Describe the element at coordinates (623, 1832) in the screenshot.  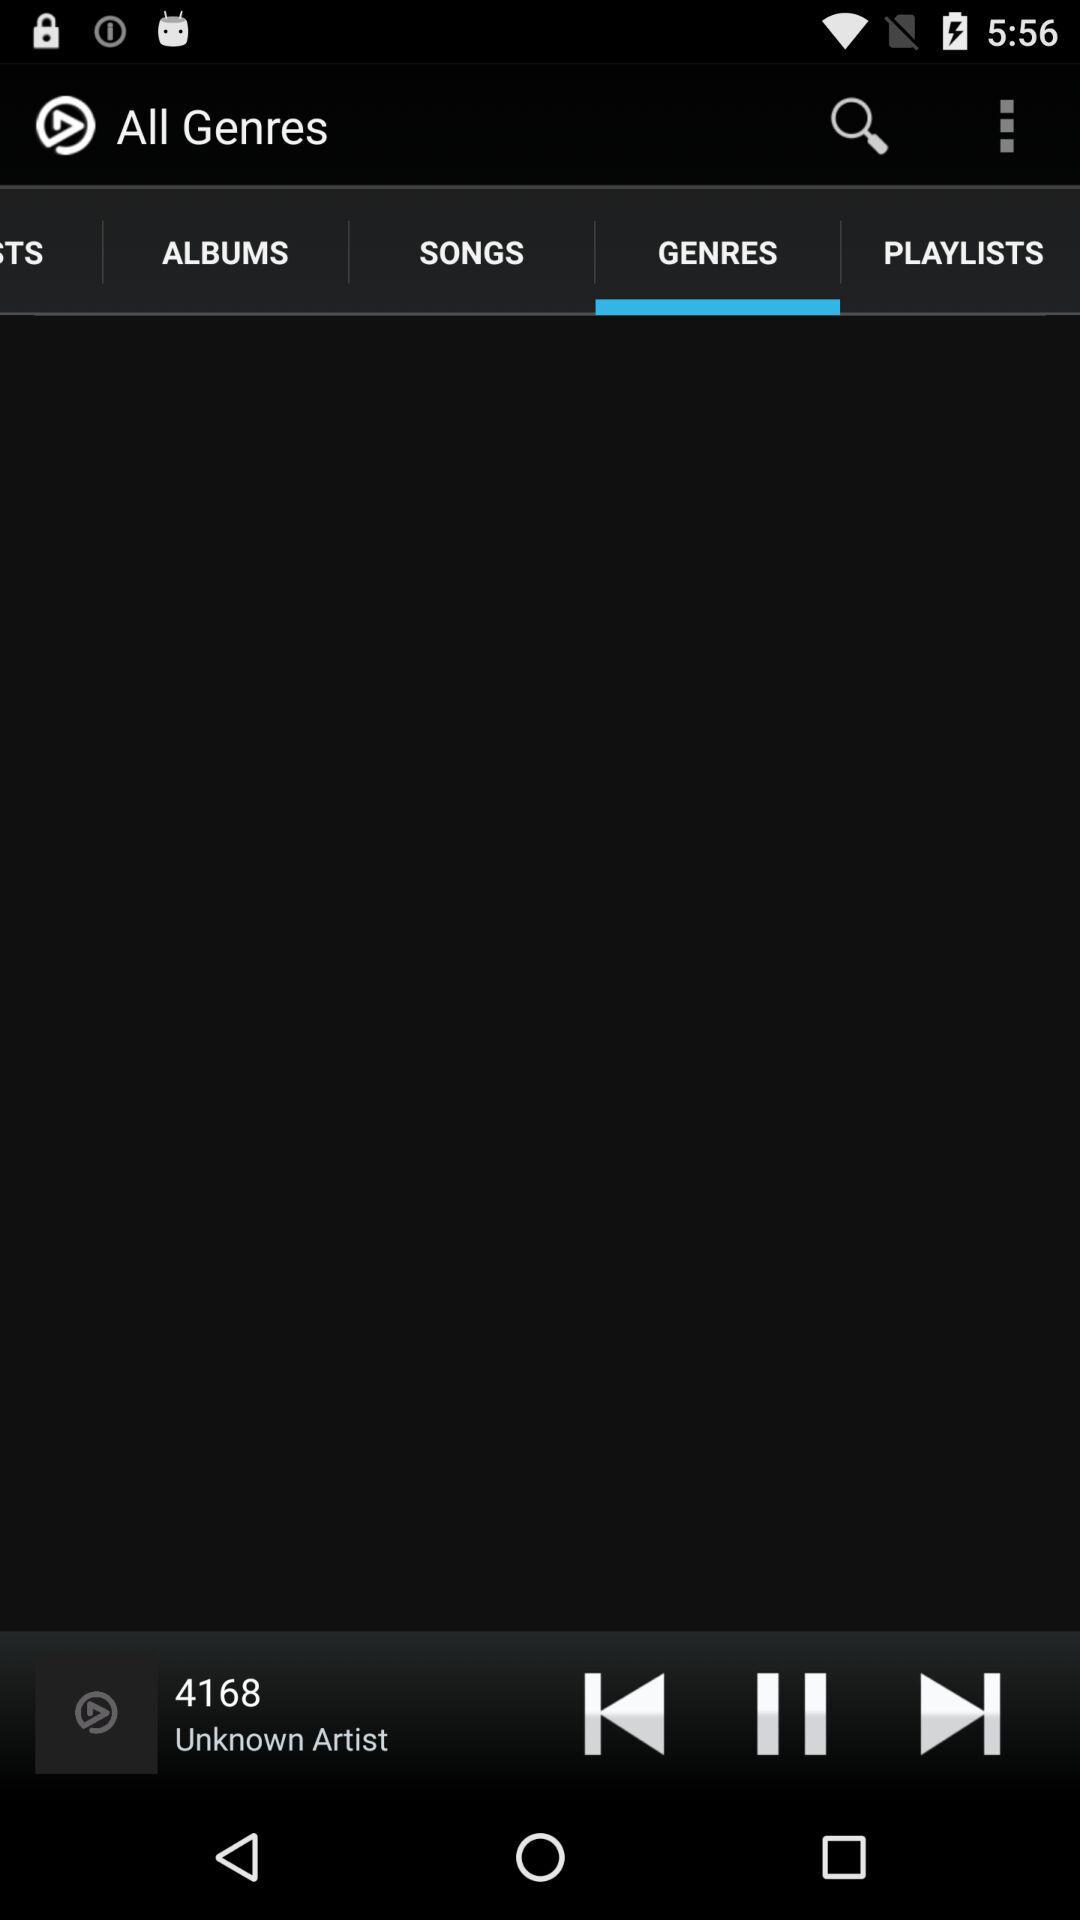
I see `the skip_previous icon` at that location.